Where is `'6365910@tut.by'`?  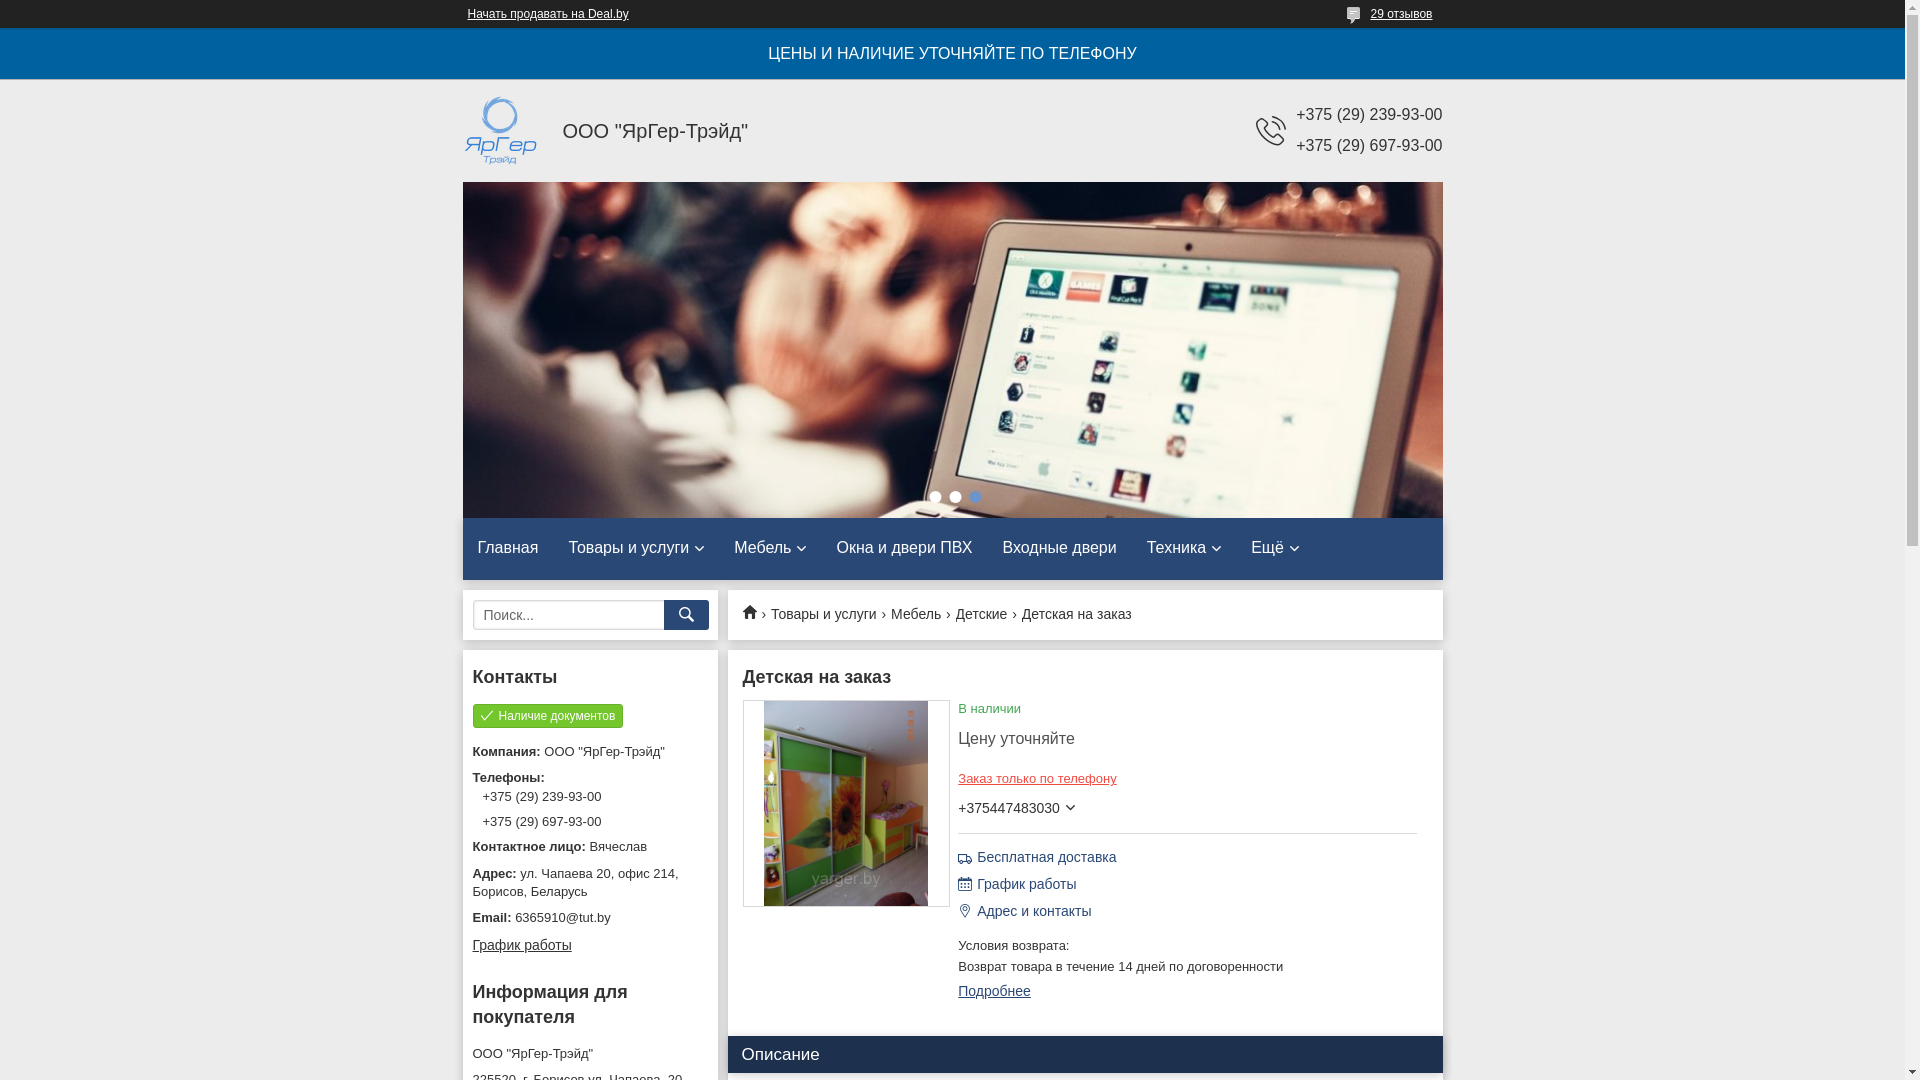
'6365910@tut.by' is located at coordinates (588, 918).